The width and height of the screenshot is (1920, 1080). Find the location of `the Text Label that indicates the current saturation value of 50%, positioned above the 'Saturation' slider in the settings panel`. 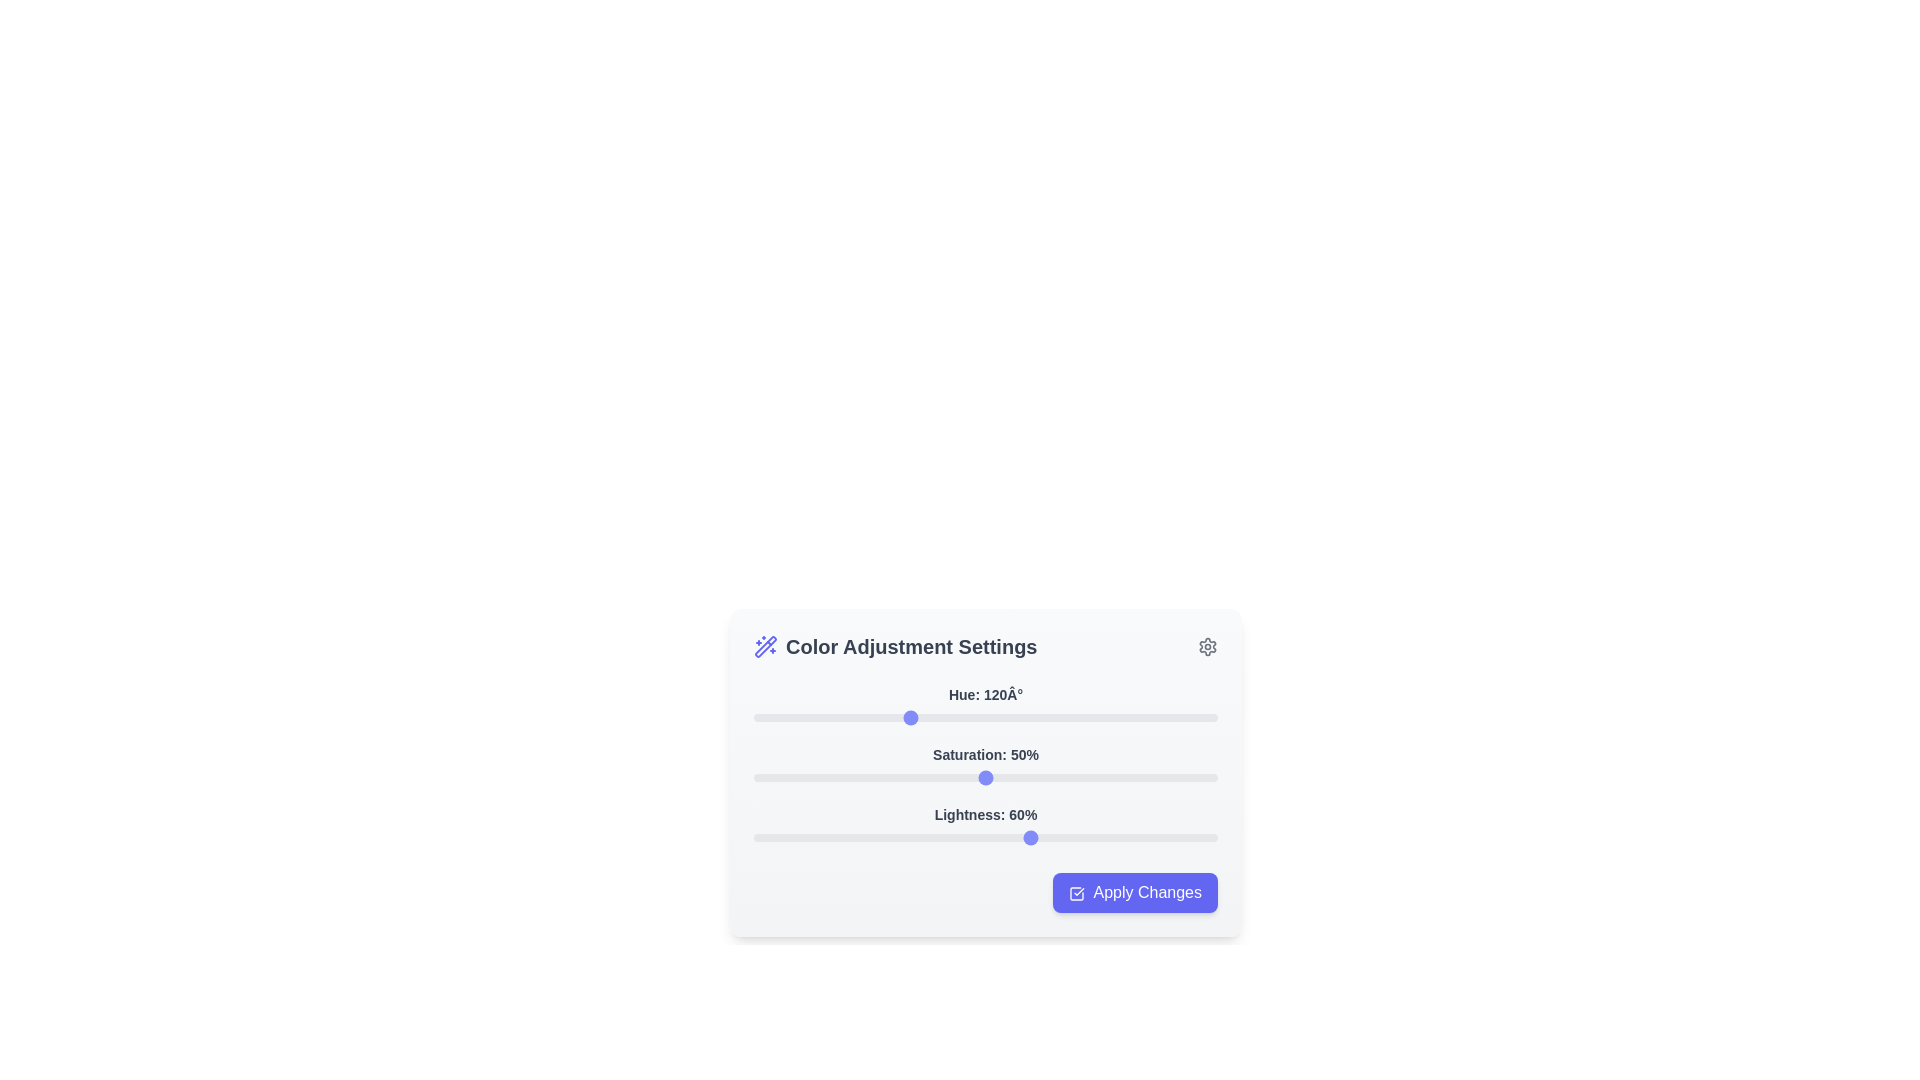

the Text Label that indicates the current saturation value of 50%, positioned above the 'Saturation' slider in the settings panel is located at coordinates (985, 755).